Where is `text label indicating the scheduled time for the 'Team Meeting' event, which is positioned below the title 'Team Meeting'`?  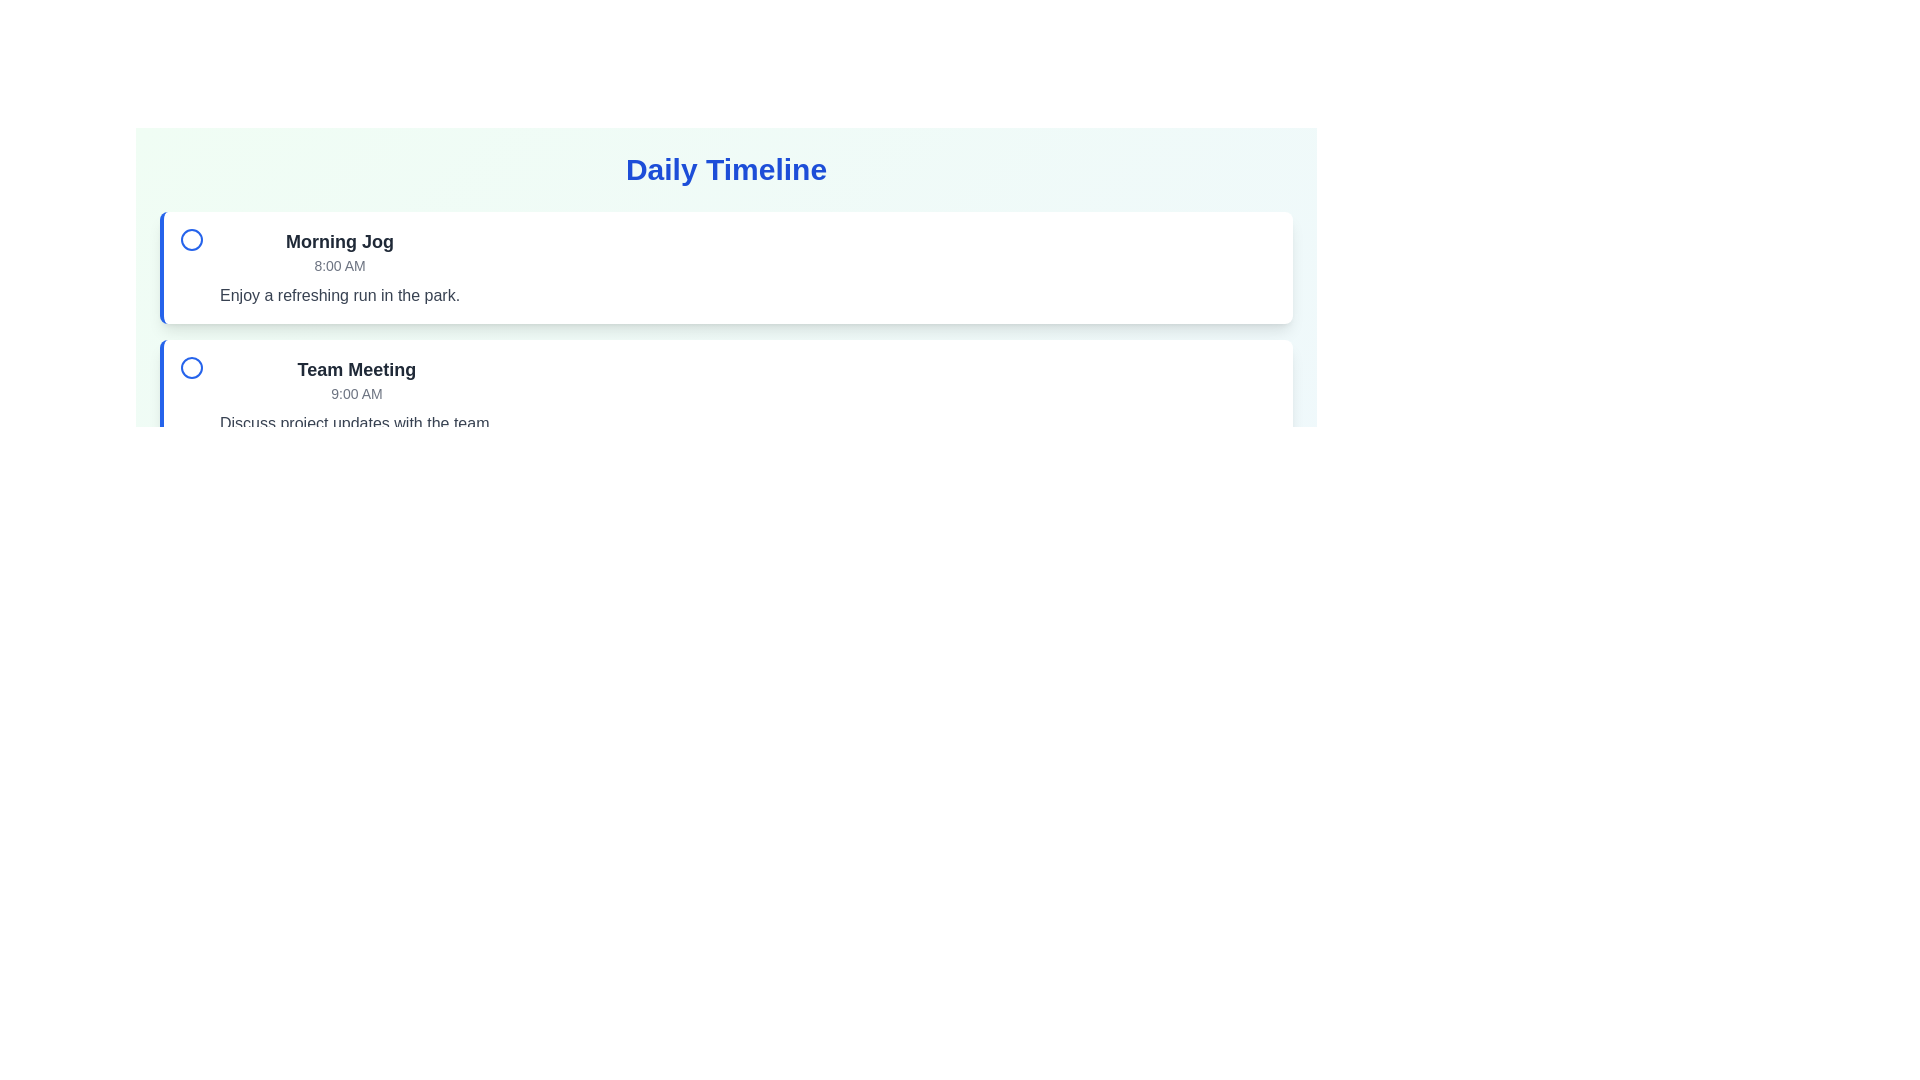 text label indicating the scheduled time for the 'Team Meeting' event, which is positioned below the title 'Team Meeting' is located at coordinates (356, 393).